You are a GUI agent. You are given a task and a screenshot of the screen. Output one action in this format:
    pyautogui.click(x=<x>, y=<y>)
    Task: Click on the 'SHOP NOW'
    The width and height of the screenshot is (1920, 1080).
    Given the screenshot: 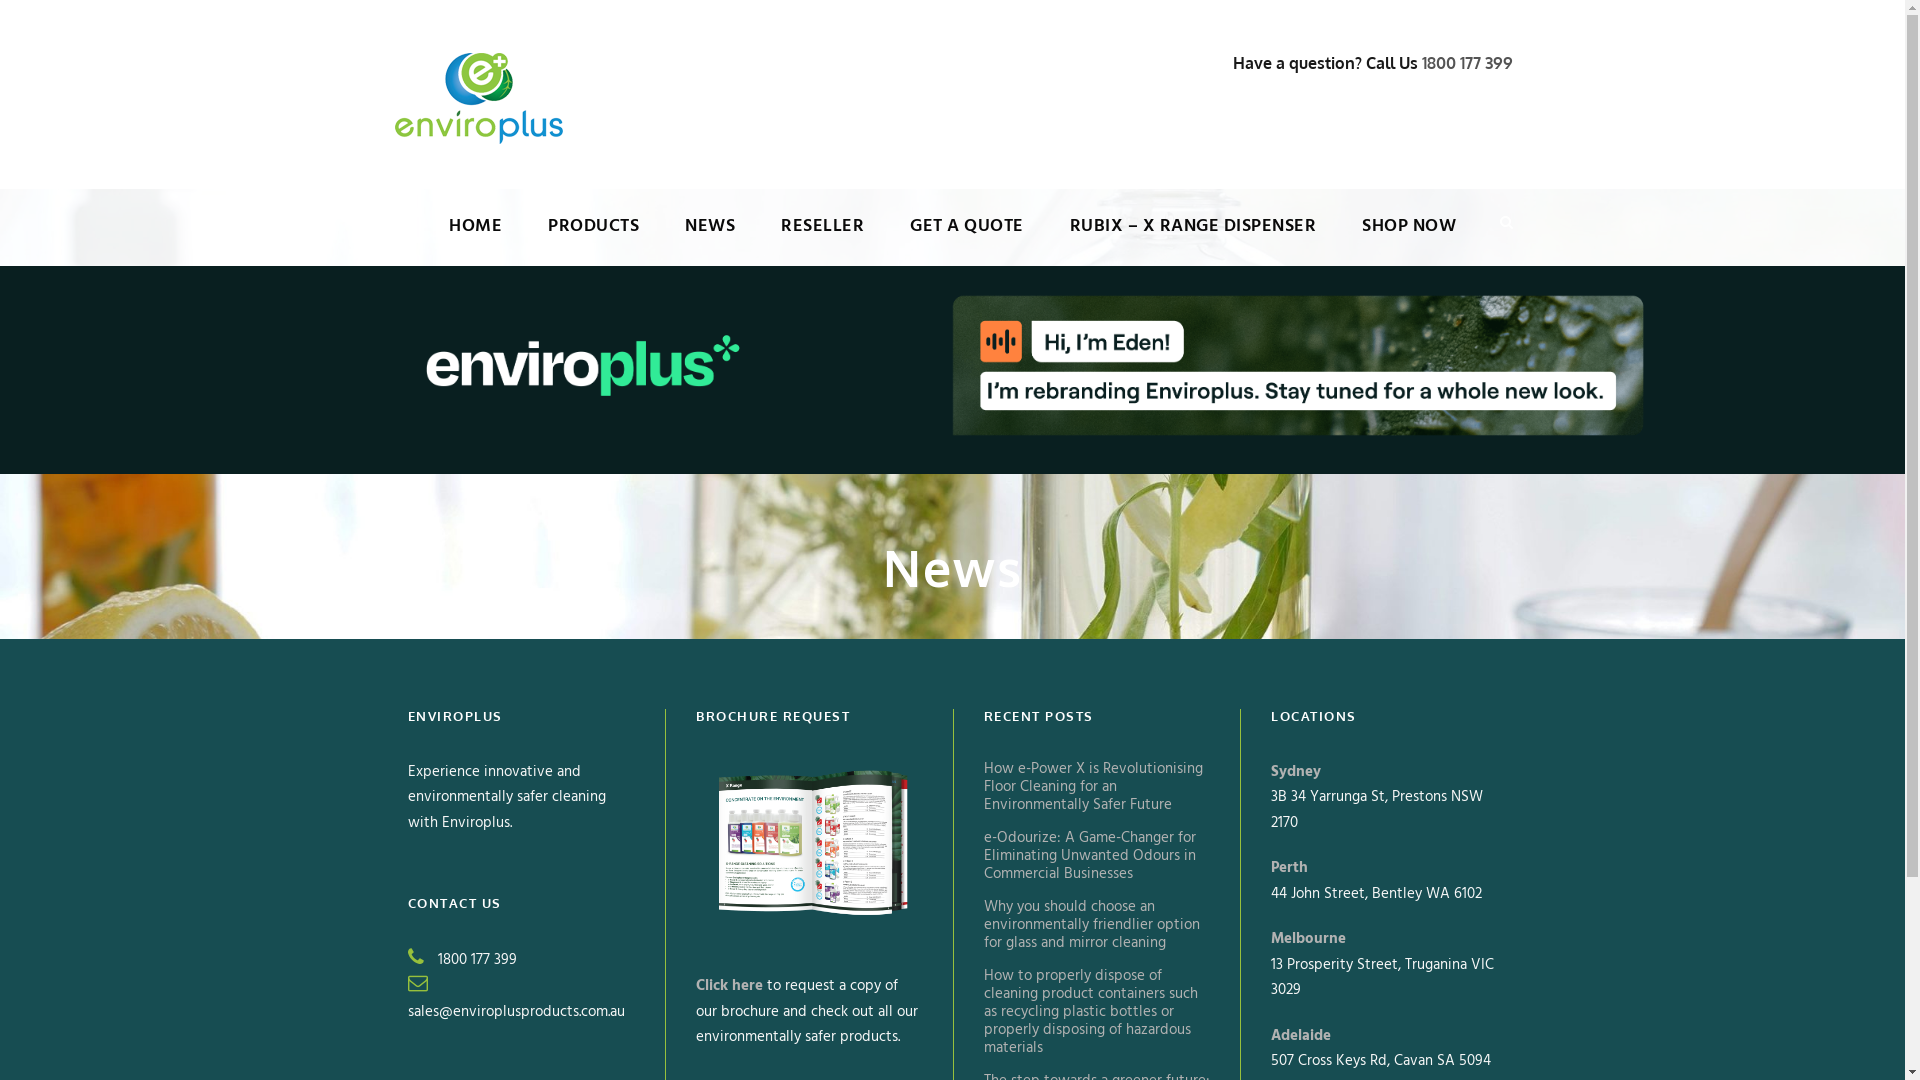 What is the action you would take?
    pyautogui.click(x=1408, y=238)
    